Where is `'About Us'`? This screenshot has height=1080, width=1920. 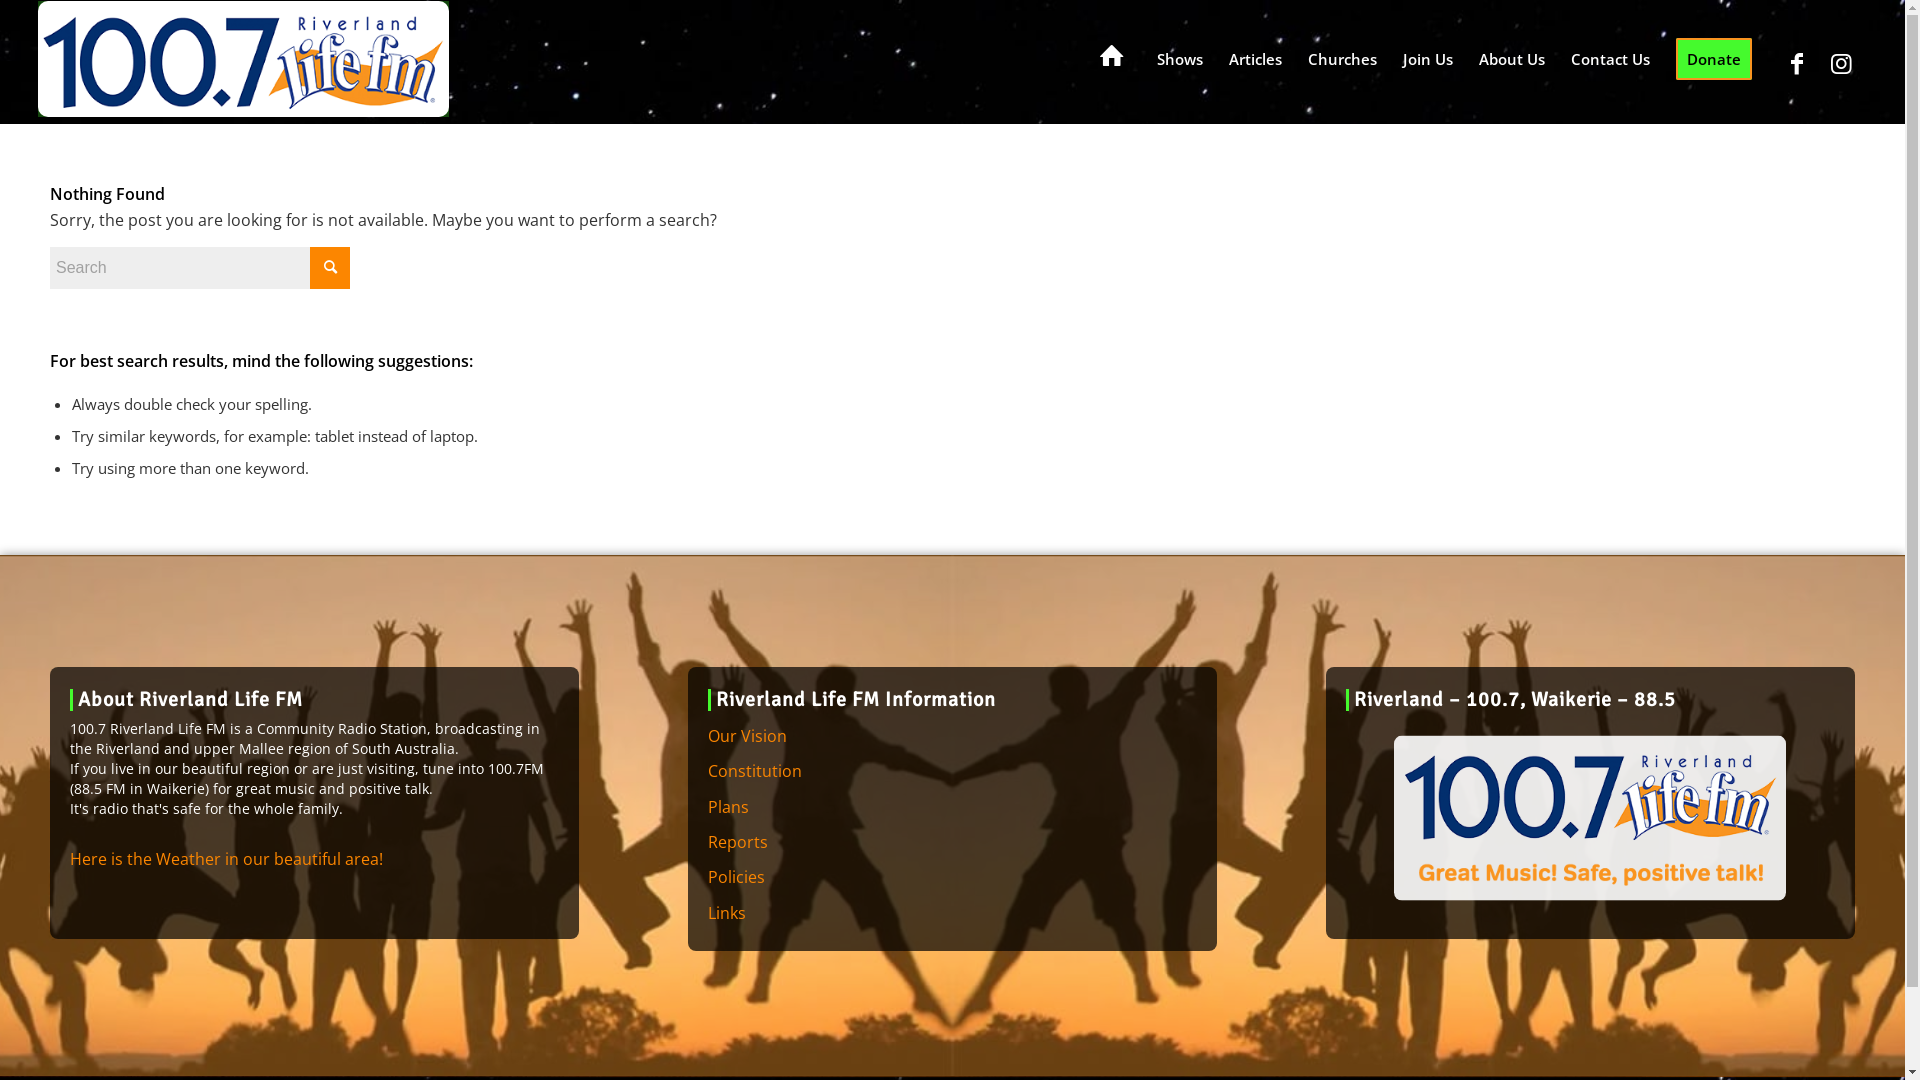
'About Us' is located at coordinates (1512, 57).